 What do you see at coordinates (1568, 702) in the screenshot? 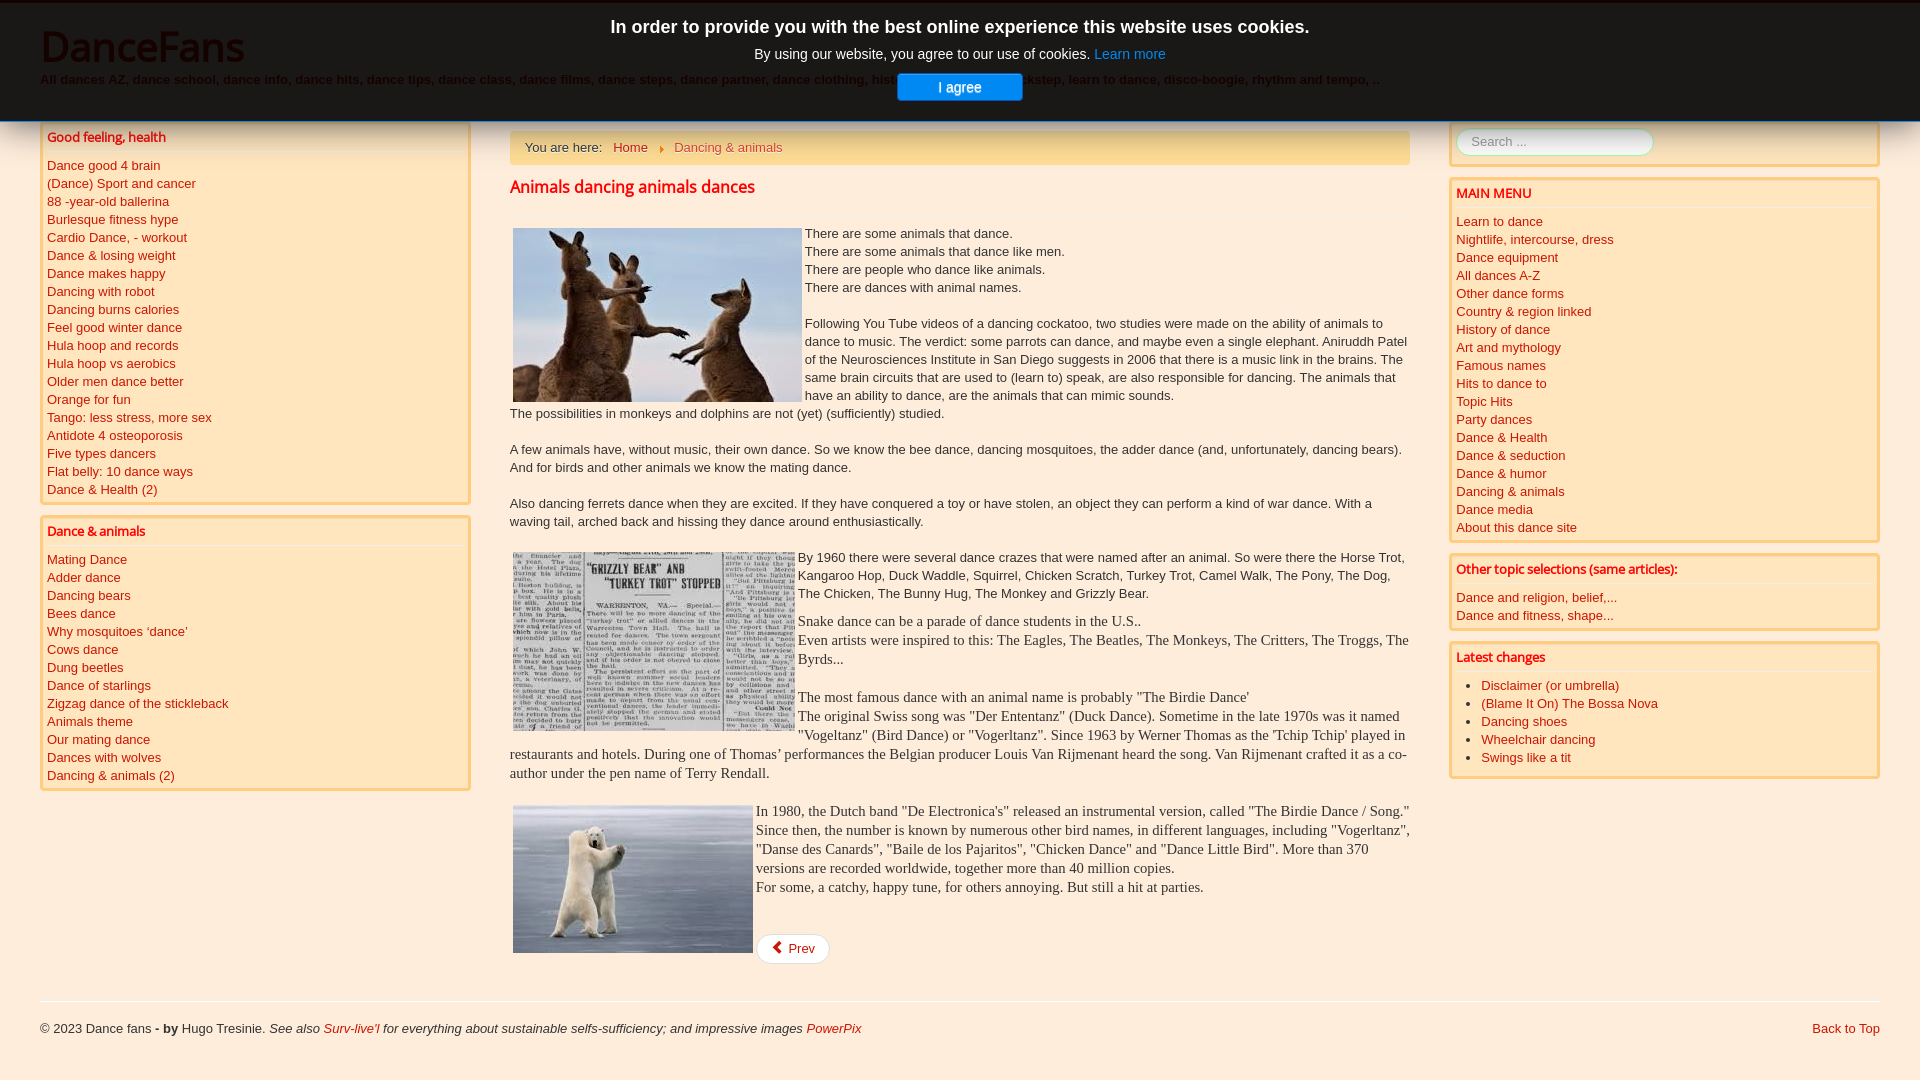
I see `'(Blame It On) The Bossa Nova'` at bounding box center [1568, 702].